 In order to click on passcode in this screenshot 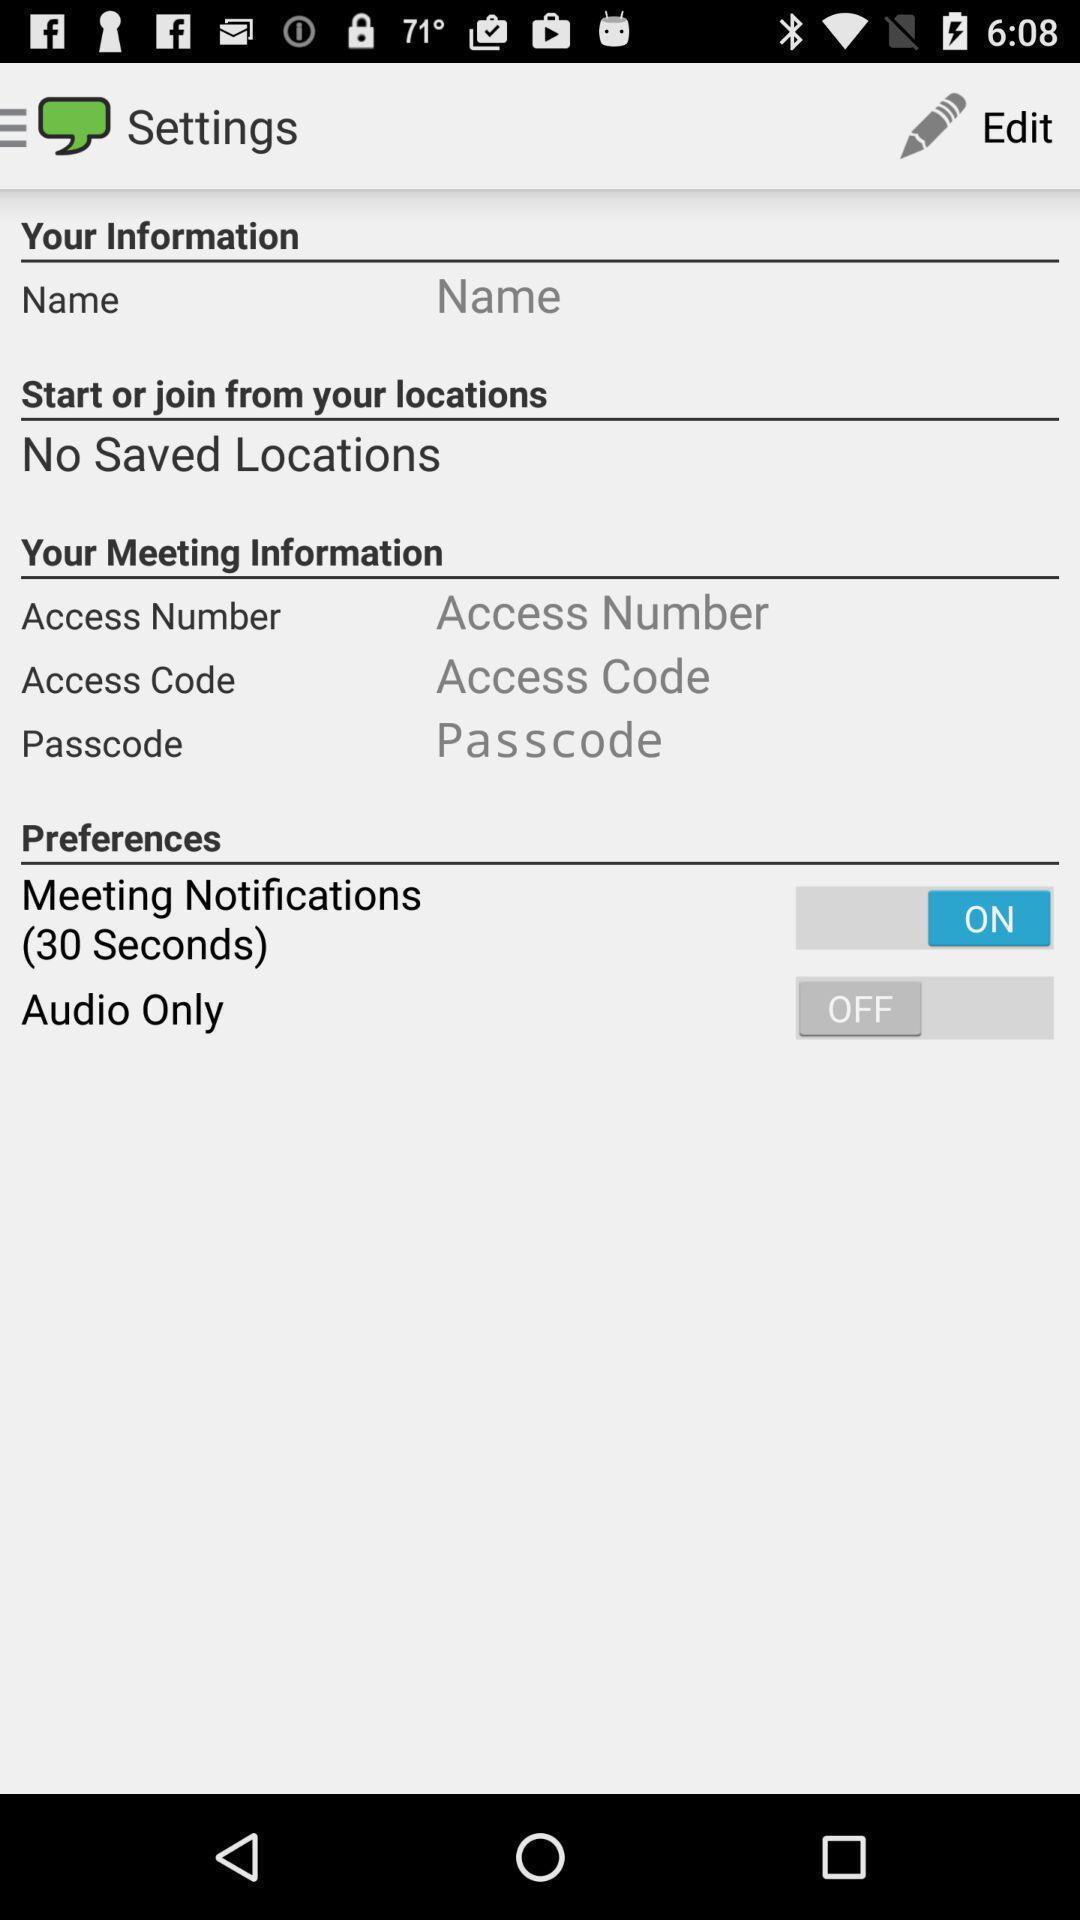, I will do `click(747, 737)`.